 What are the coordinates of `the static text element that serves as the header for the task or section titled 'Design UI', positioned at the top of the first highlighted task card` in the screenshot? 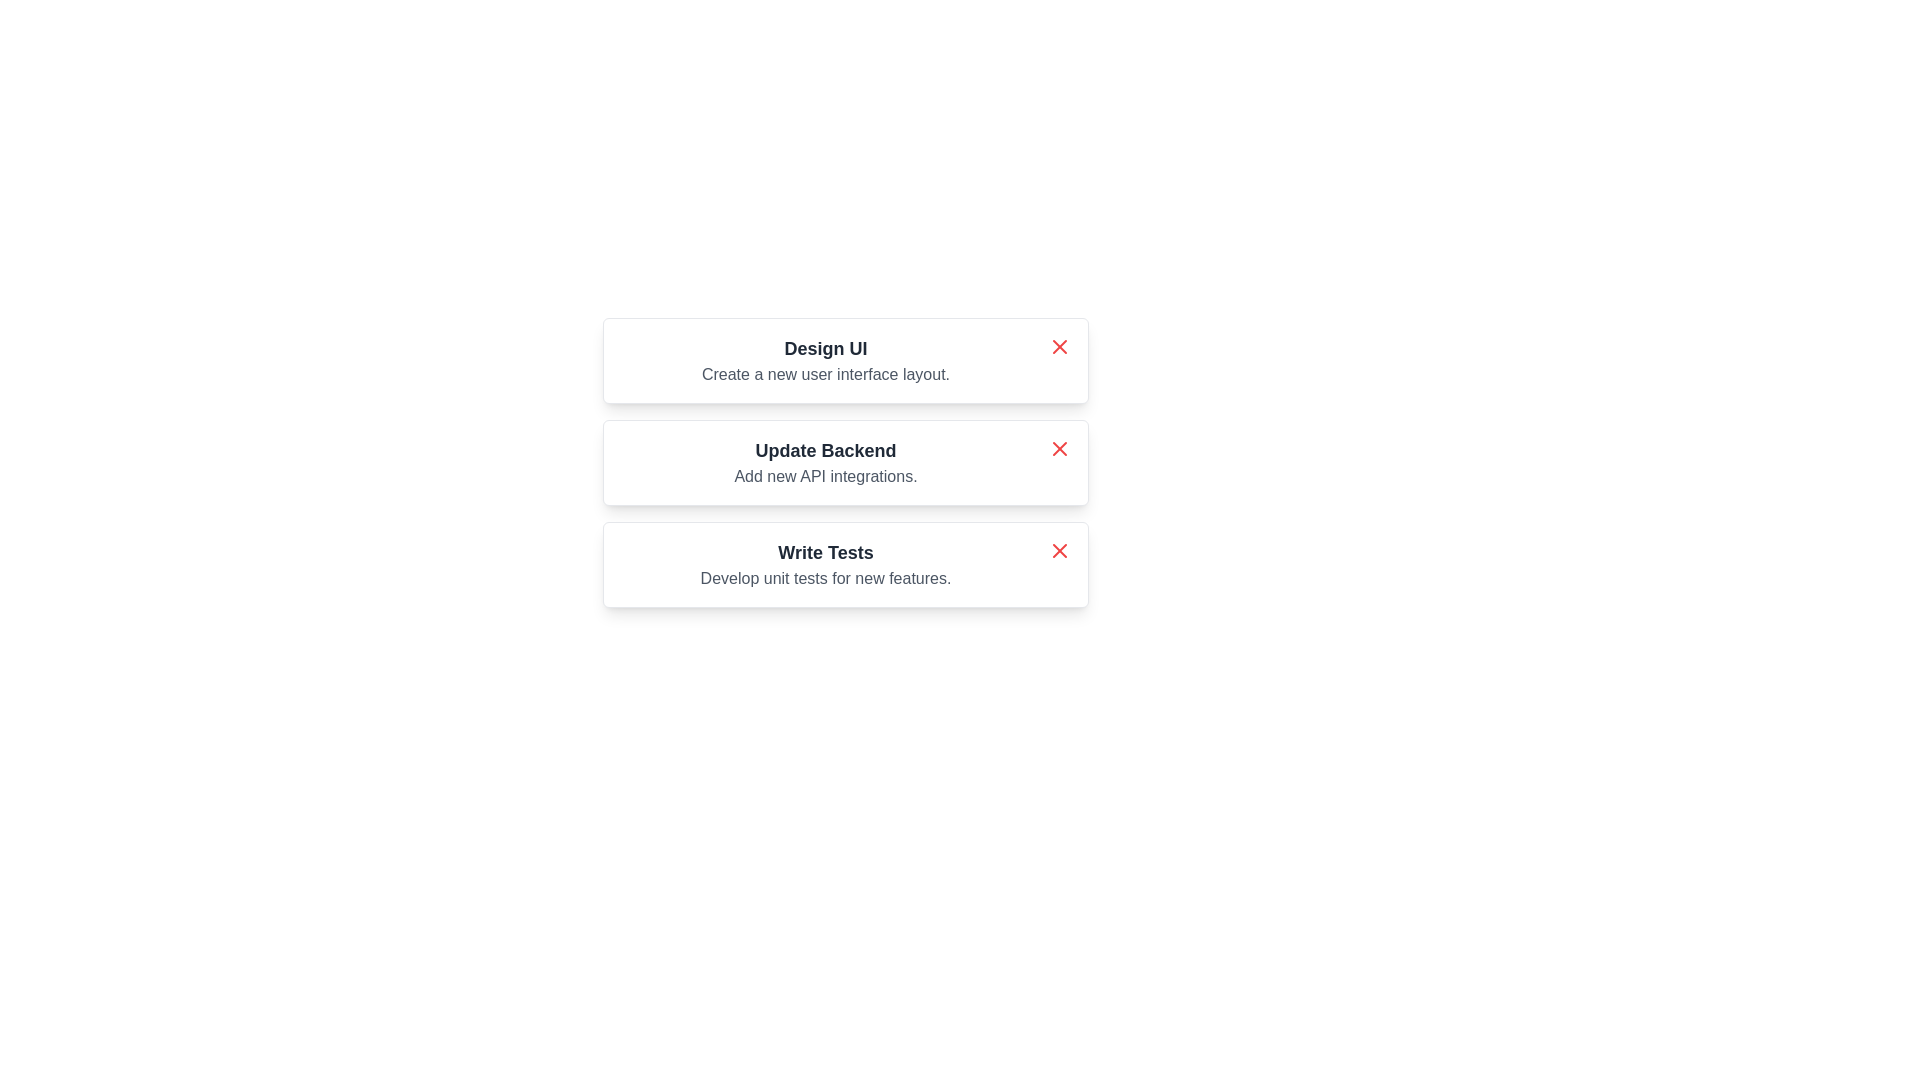 It's located at (825, 347).